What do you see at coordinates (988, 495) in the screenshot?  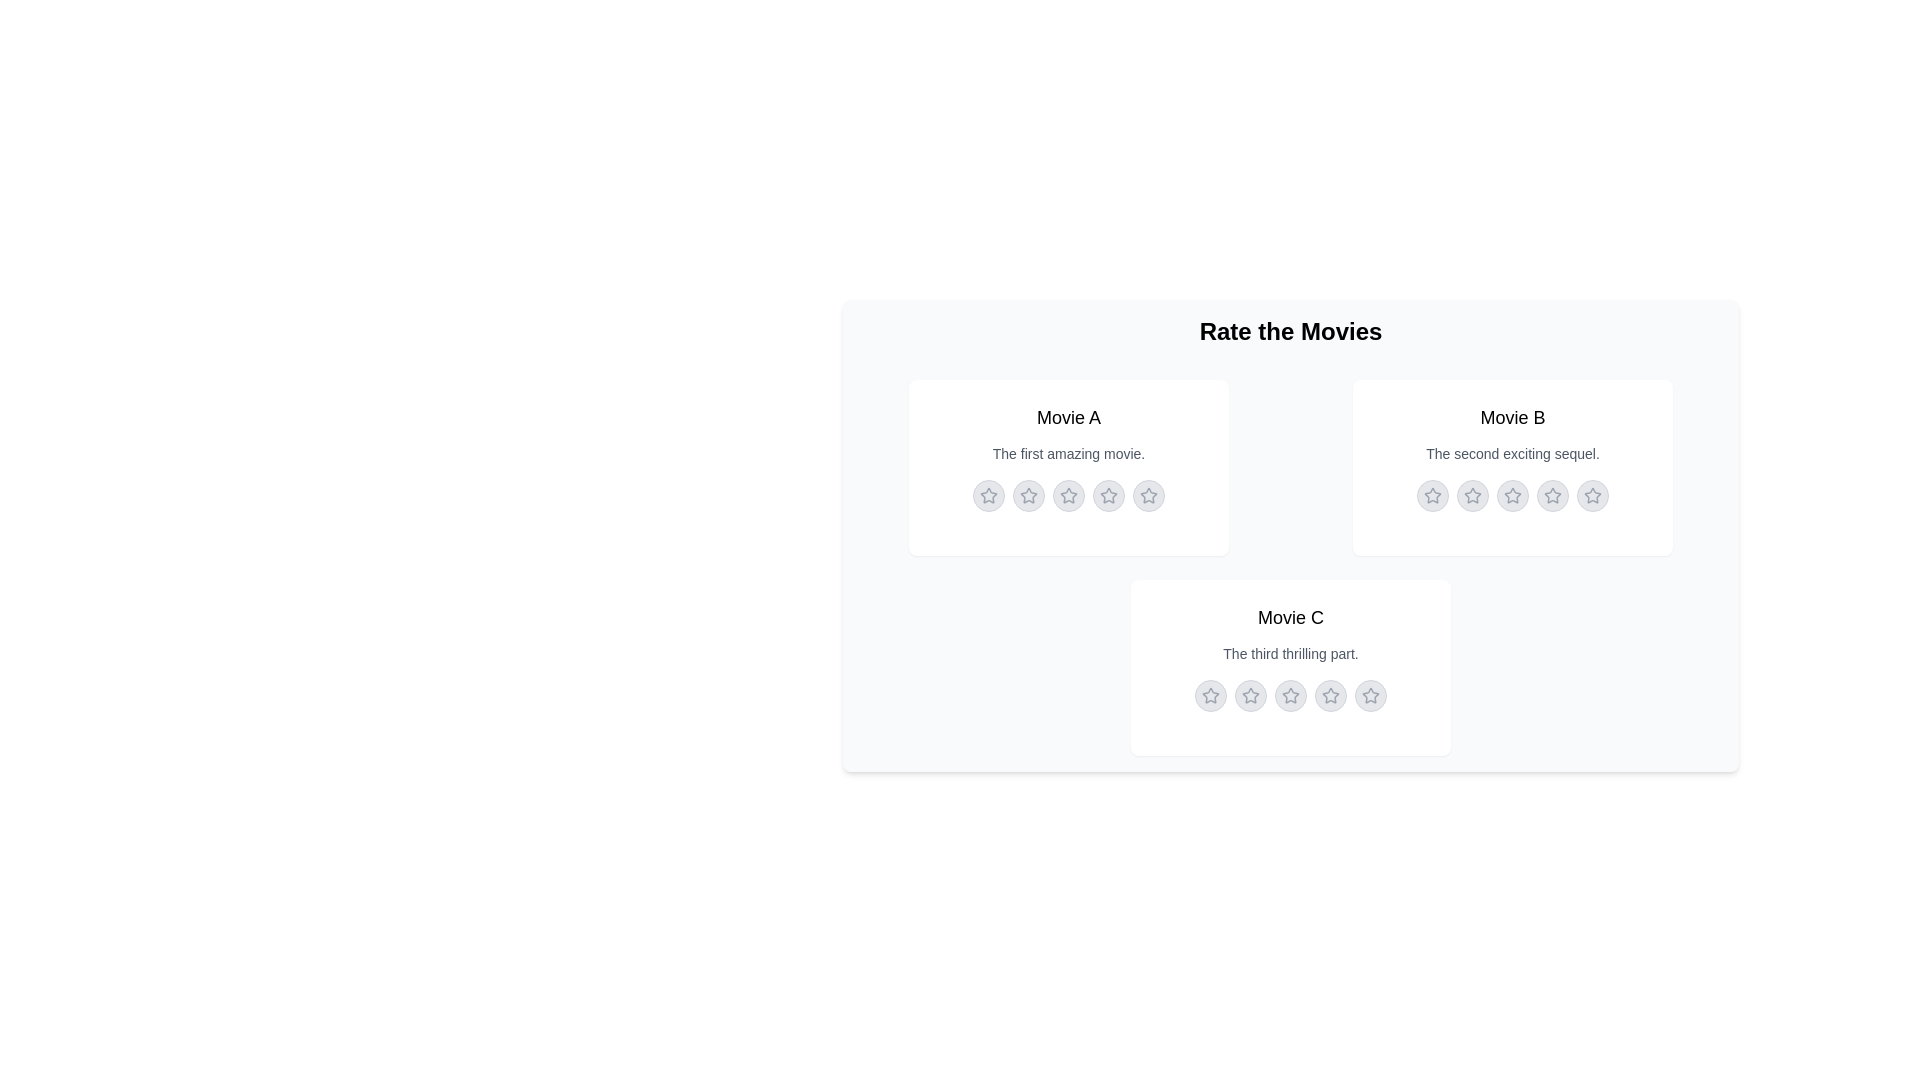 I see `the first Rating button in the horizontal row below 'Movie A' to give a rating` at bounding box center [988, 495].